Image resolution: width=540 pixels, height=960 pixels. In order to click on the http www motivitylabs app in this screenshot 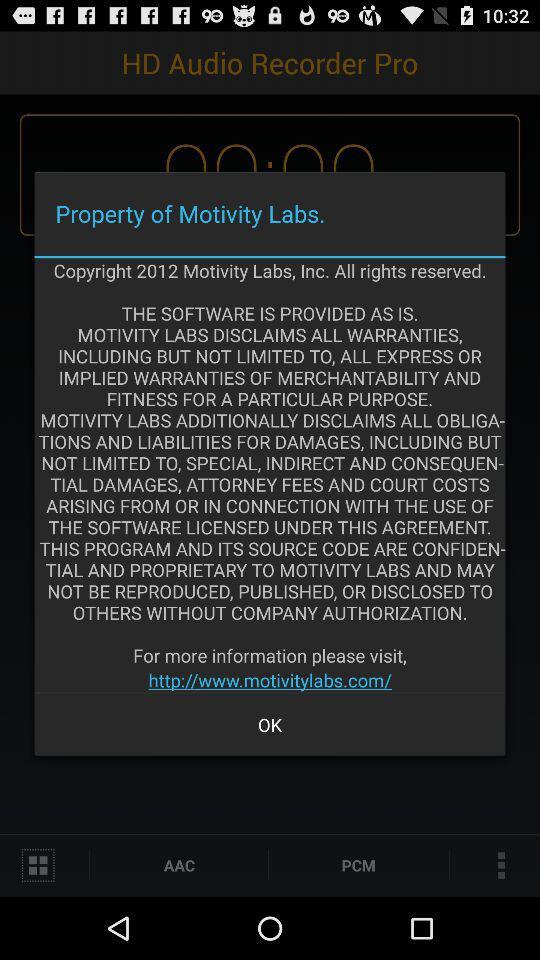, I will do `click(270, 680)`.